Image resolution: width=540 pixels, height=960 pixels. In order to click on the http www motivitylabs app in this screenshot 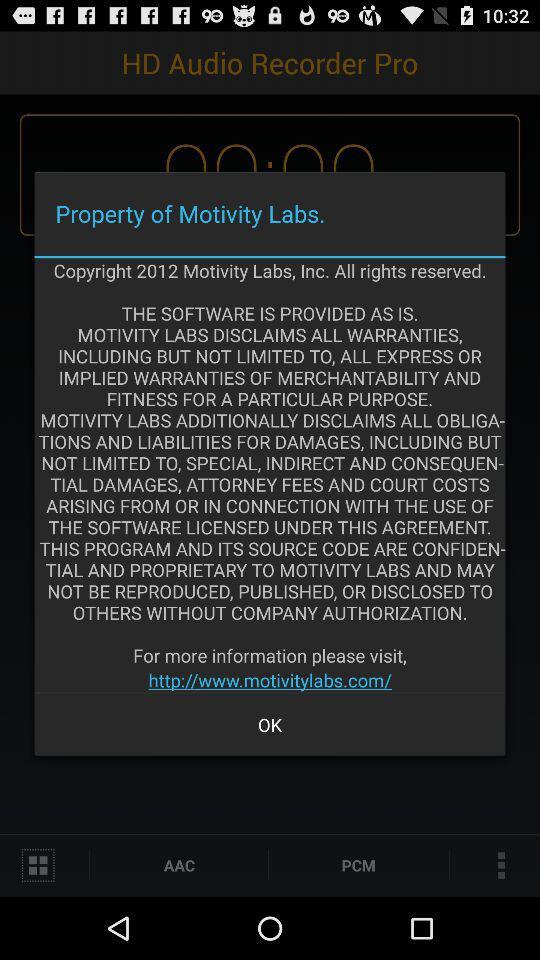, I will do `click(270, 680)`.